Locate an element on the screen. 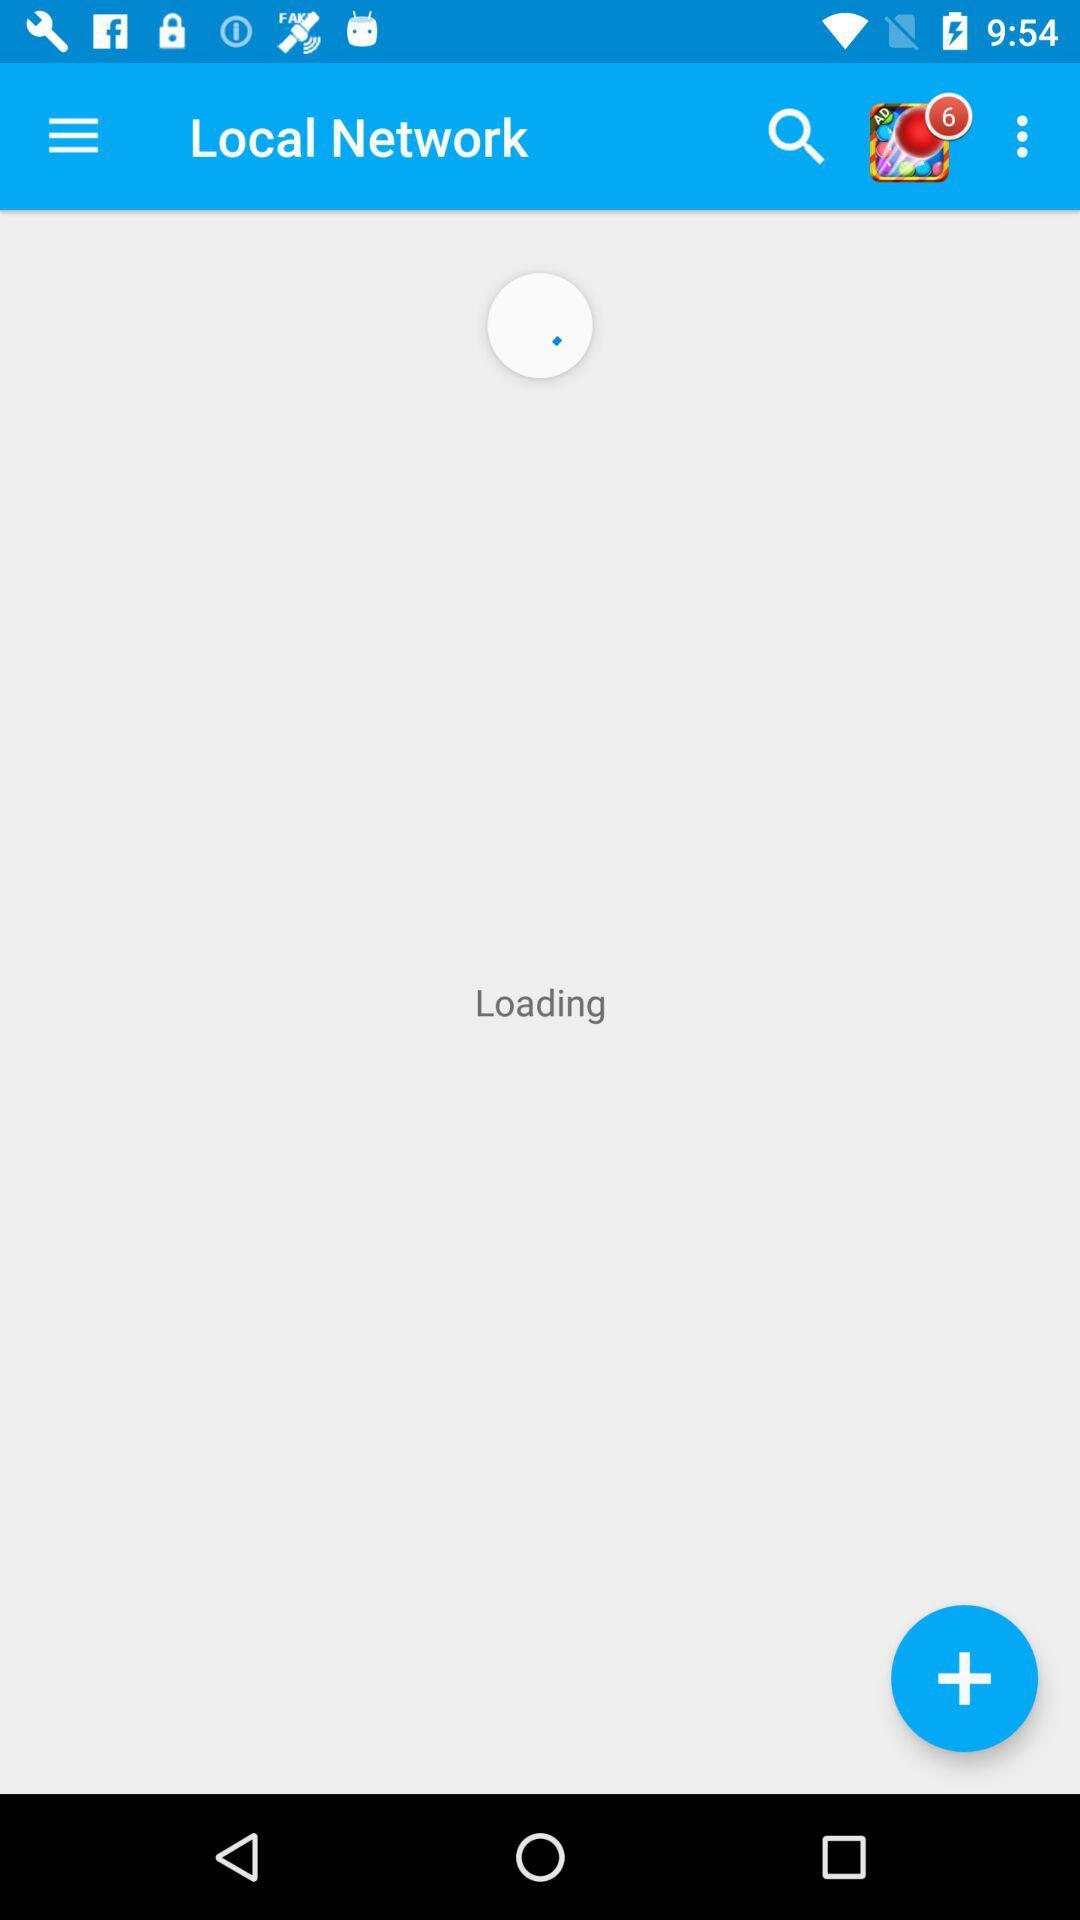 This screenshot has width=1080, height=1920. more options is located at coordinates (963, 1678).